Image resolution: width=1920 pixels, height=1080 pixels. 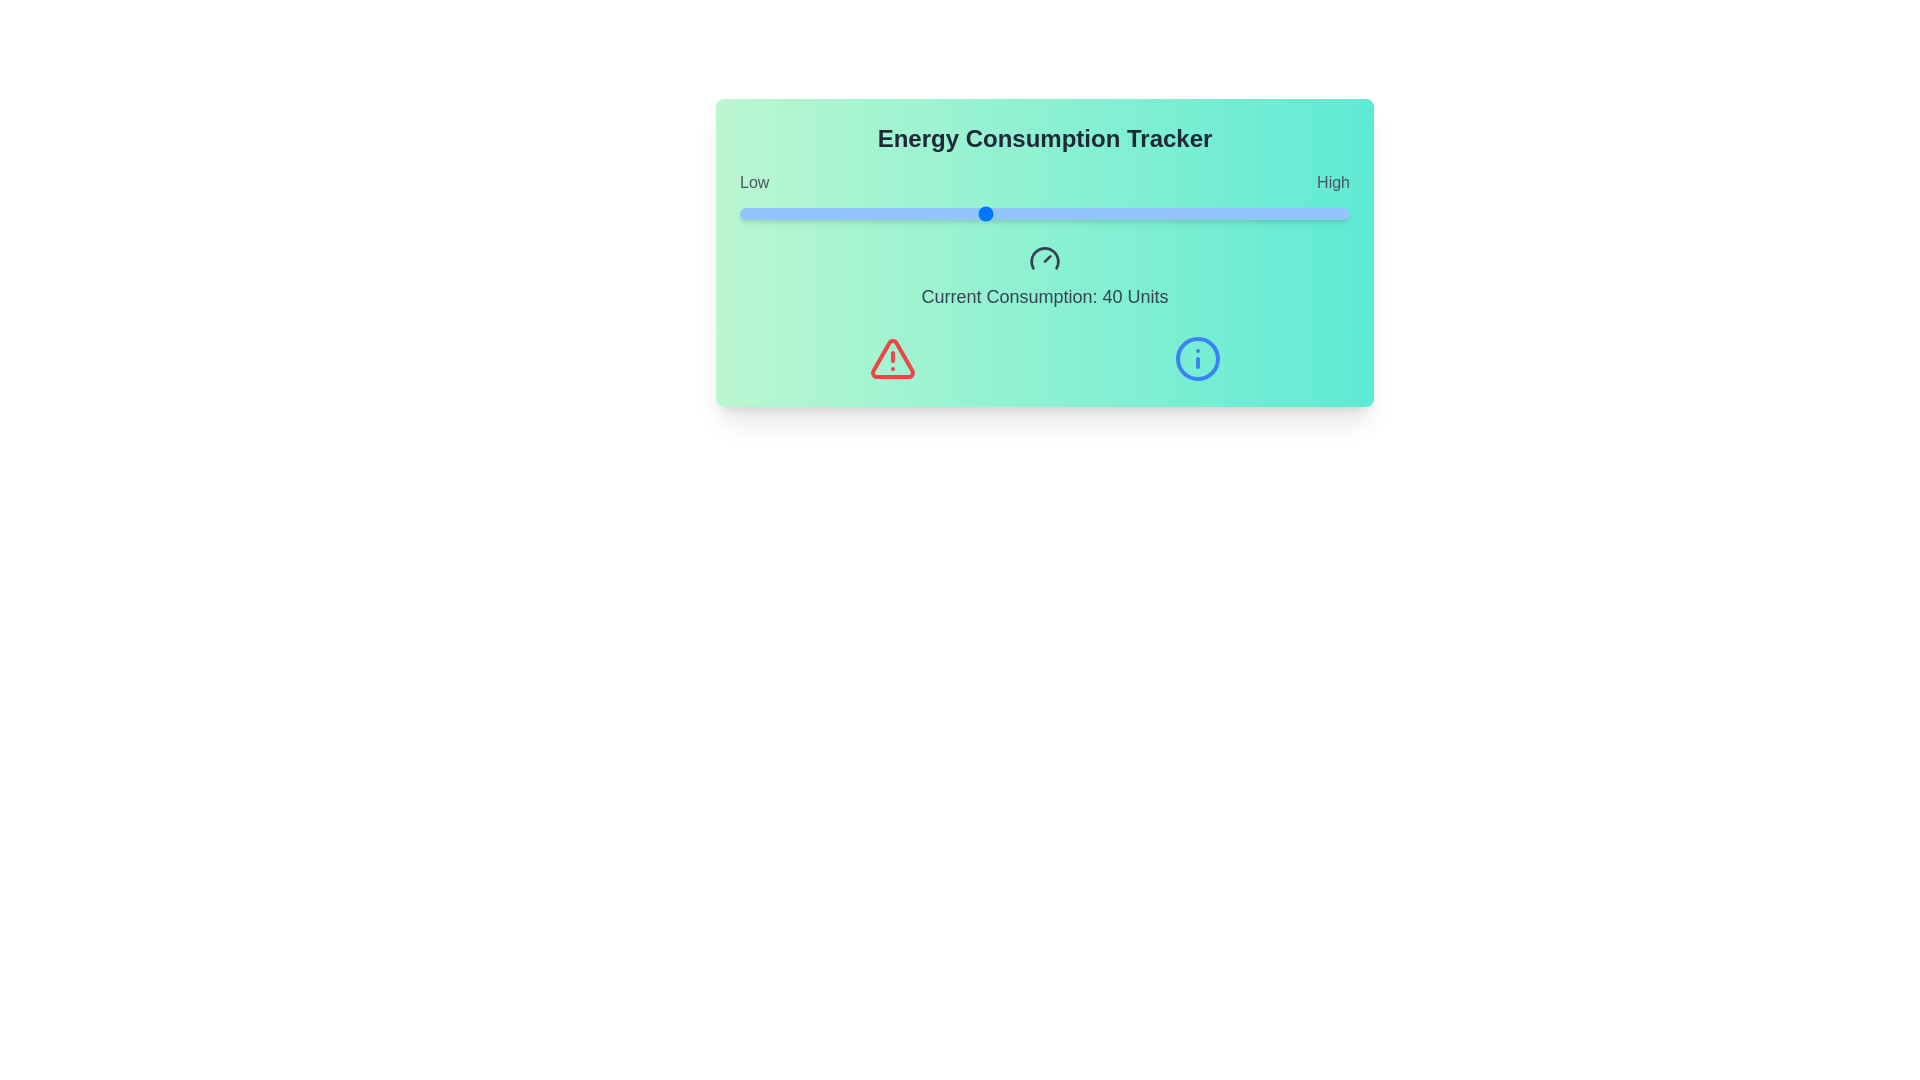 I want to click on the info icon to access more details, so click(x=1197, y=357).